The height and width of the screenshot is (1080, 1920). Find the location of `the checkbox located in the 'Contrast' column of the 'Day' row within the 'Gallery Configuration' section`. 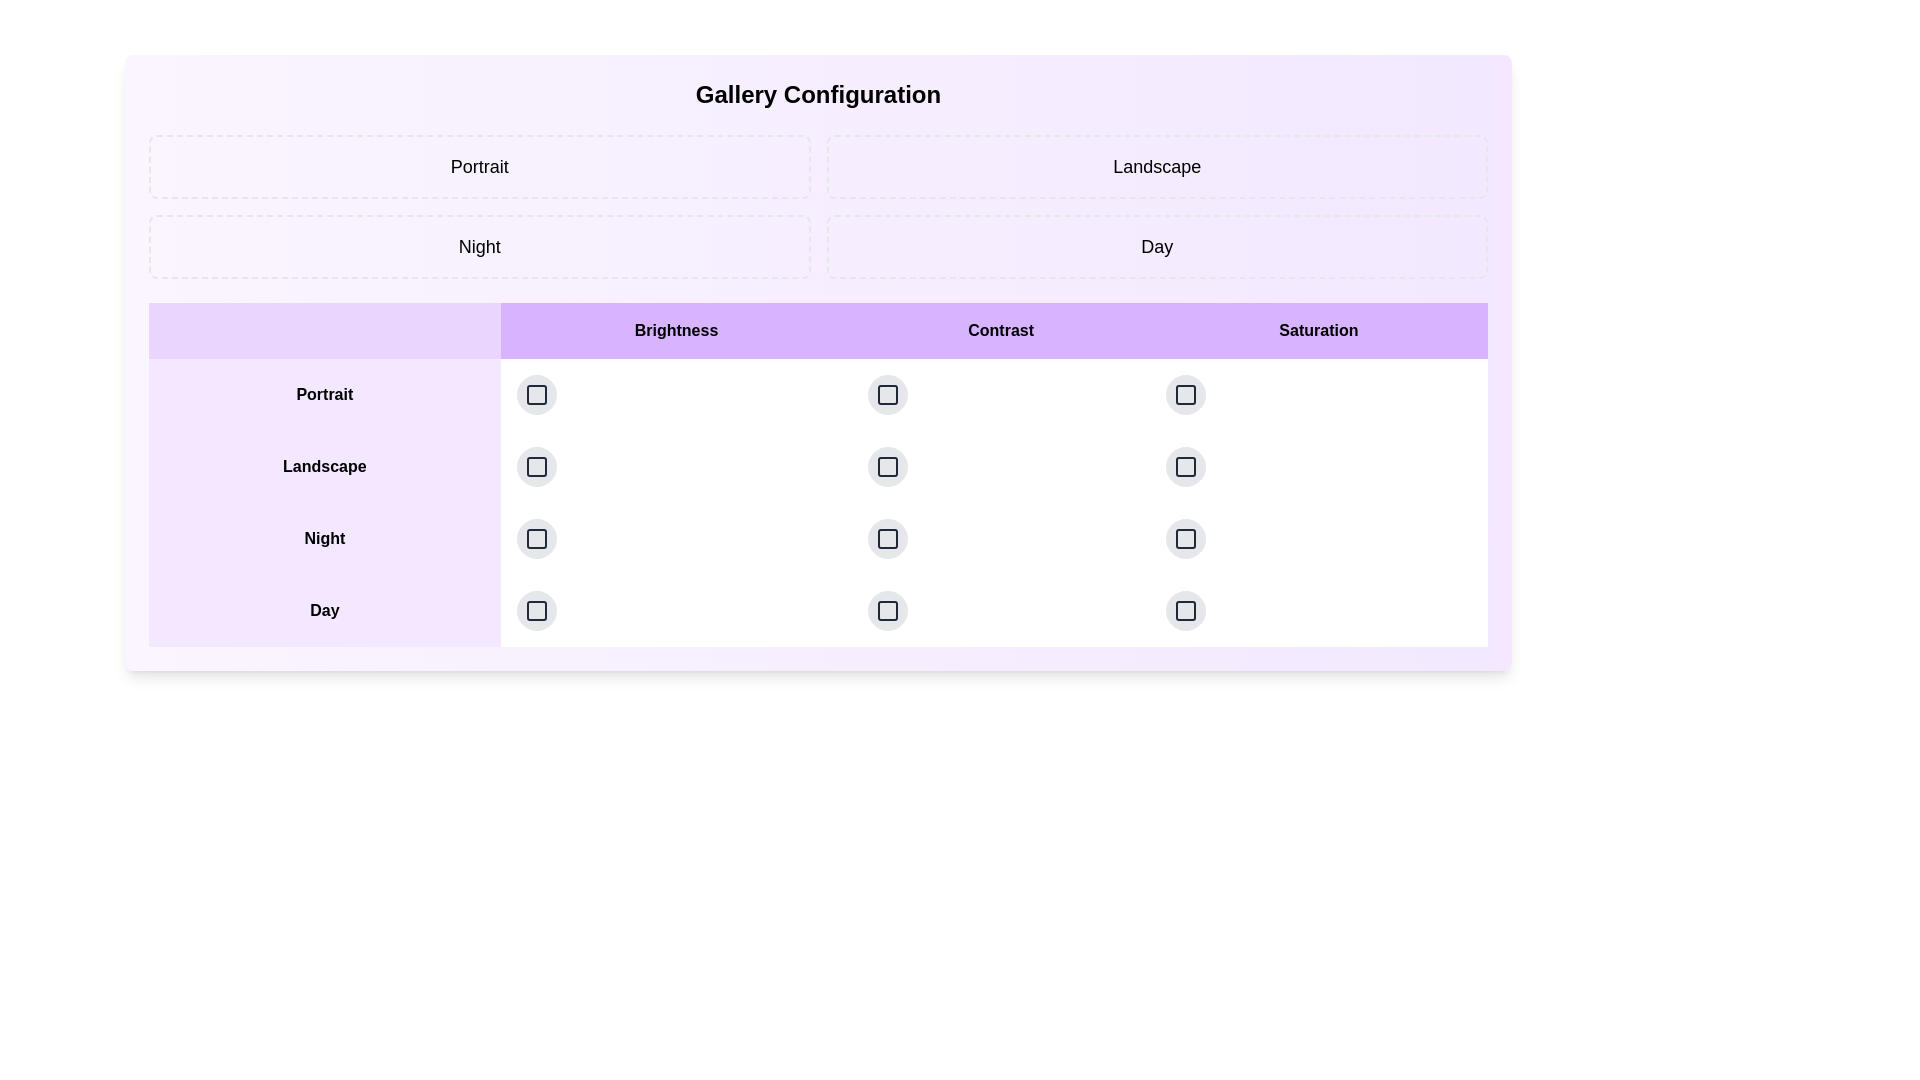

the checkbox located in the 'Contrast' column of the 'Day' row within the 'Gallery Configuration' section is located at coordinates (887, 609).